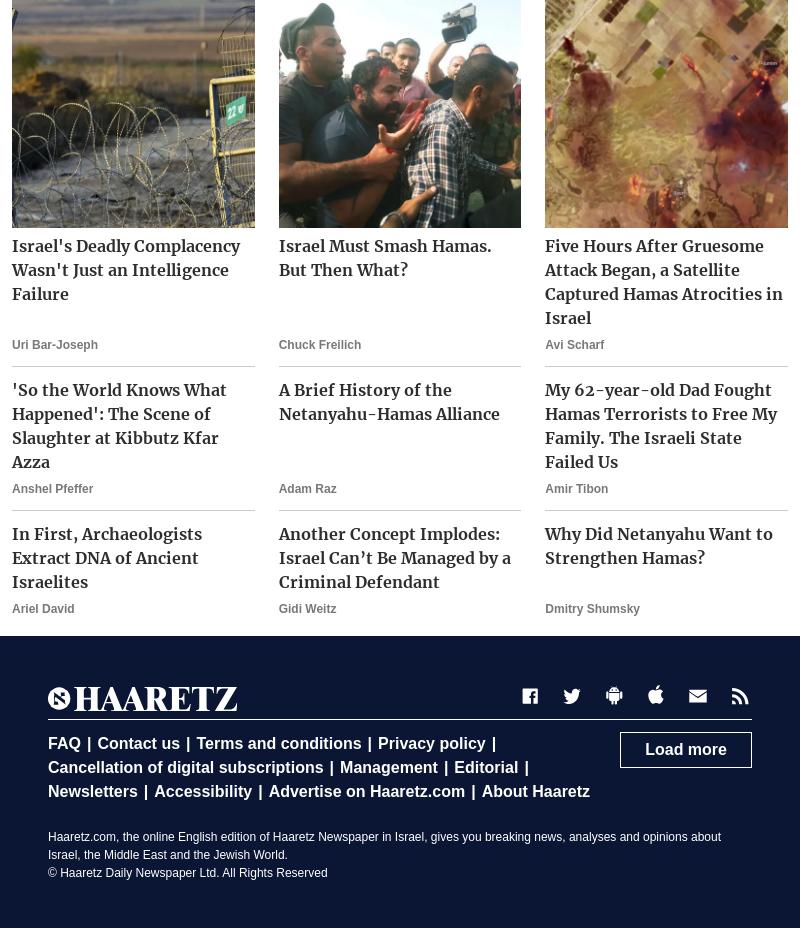 The image size is (800, 928). Describe the element at coordinates (535, 790) in the screenshot. I see `'About Haaretz'` at that location.